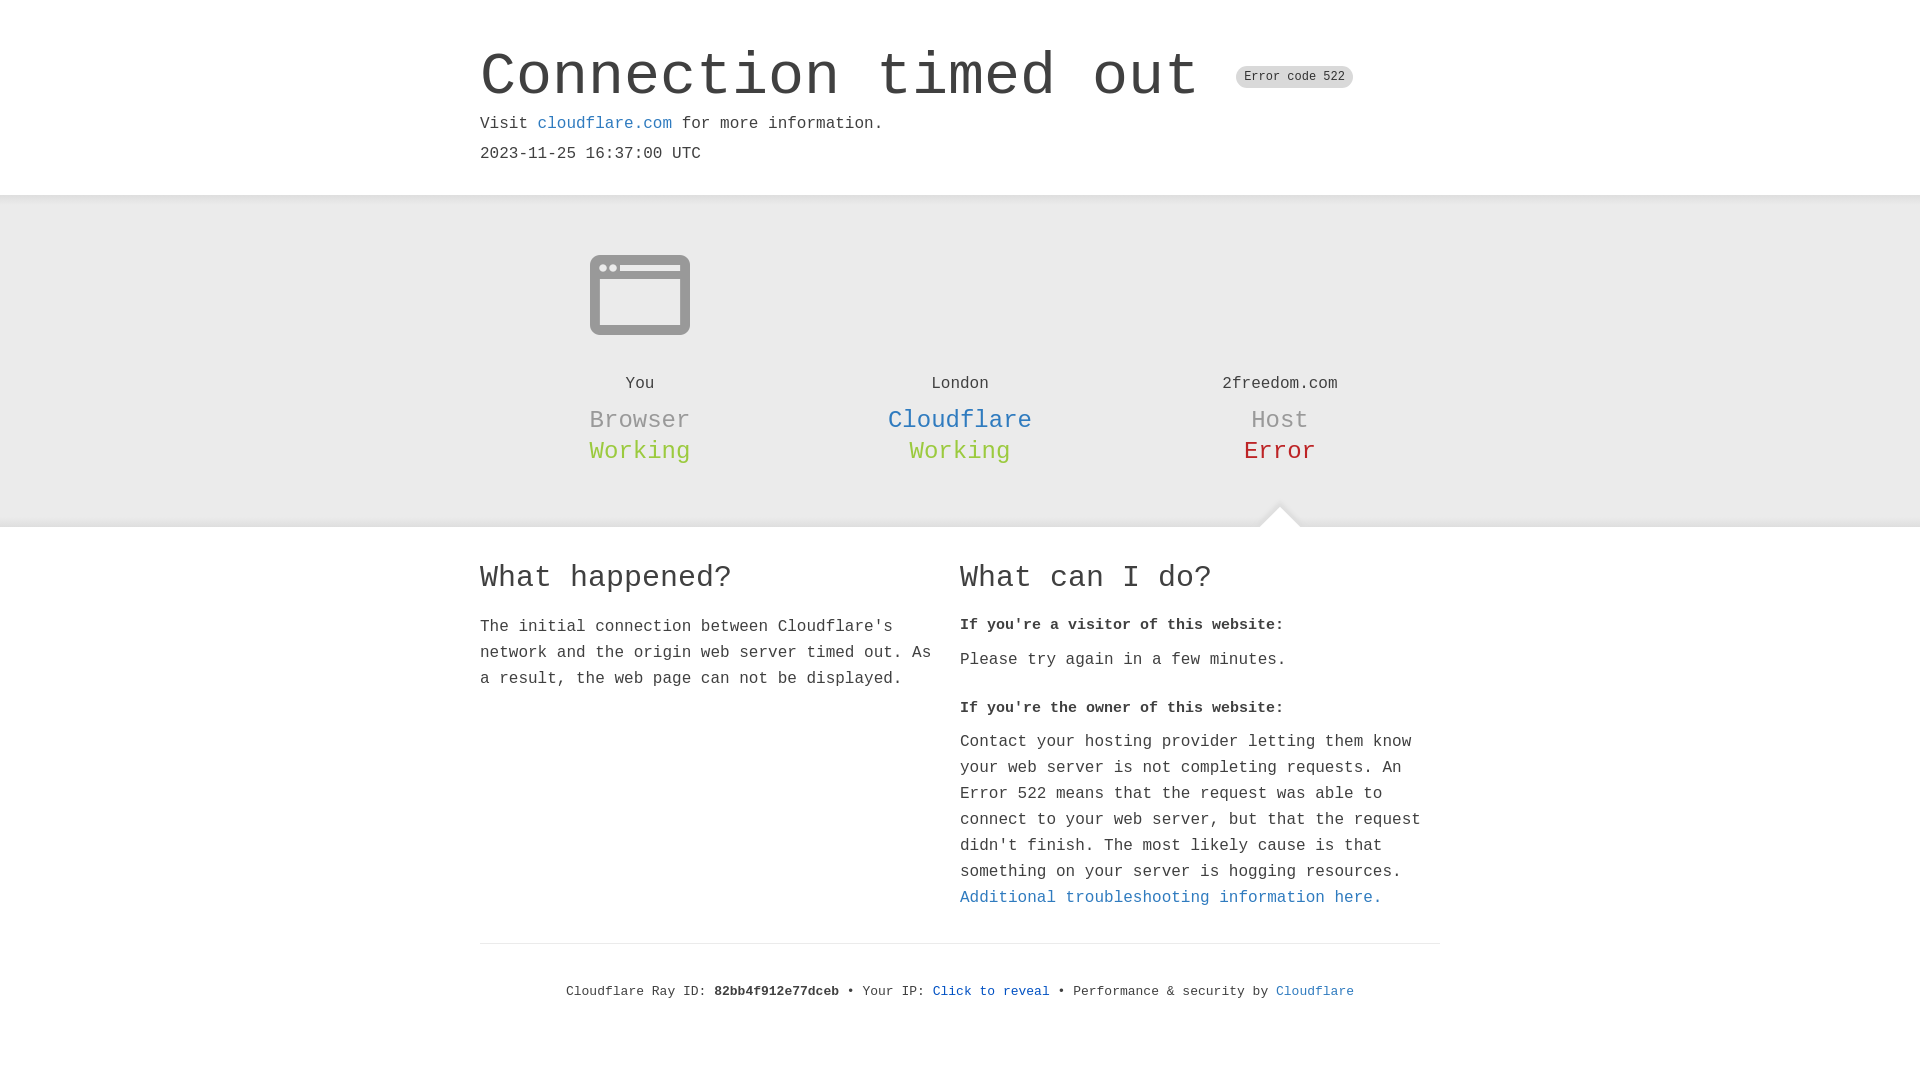 The width and height of the screenshot is (1920, 1080). What do you see at coordinates (991, 991) in the screenshot?
I see `'Click to reveal'` at bounding box center [991, 991].